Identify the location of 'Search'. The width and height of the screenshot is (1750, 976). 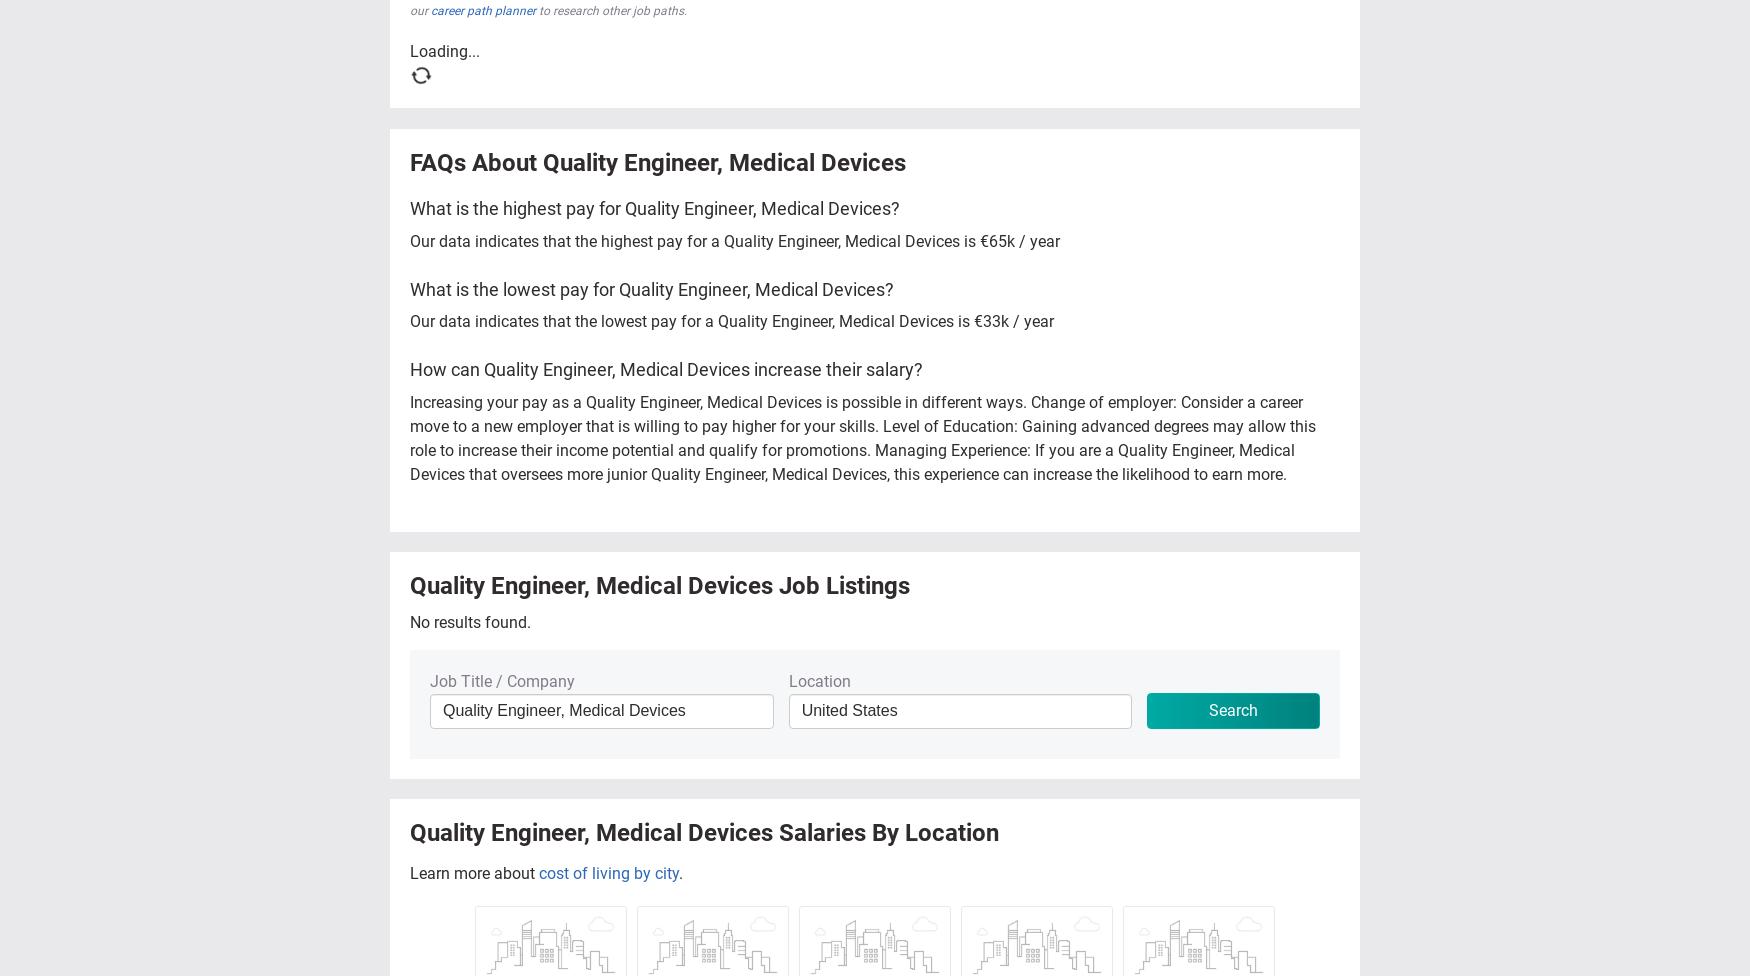
(1233, 708).